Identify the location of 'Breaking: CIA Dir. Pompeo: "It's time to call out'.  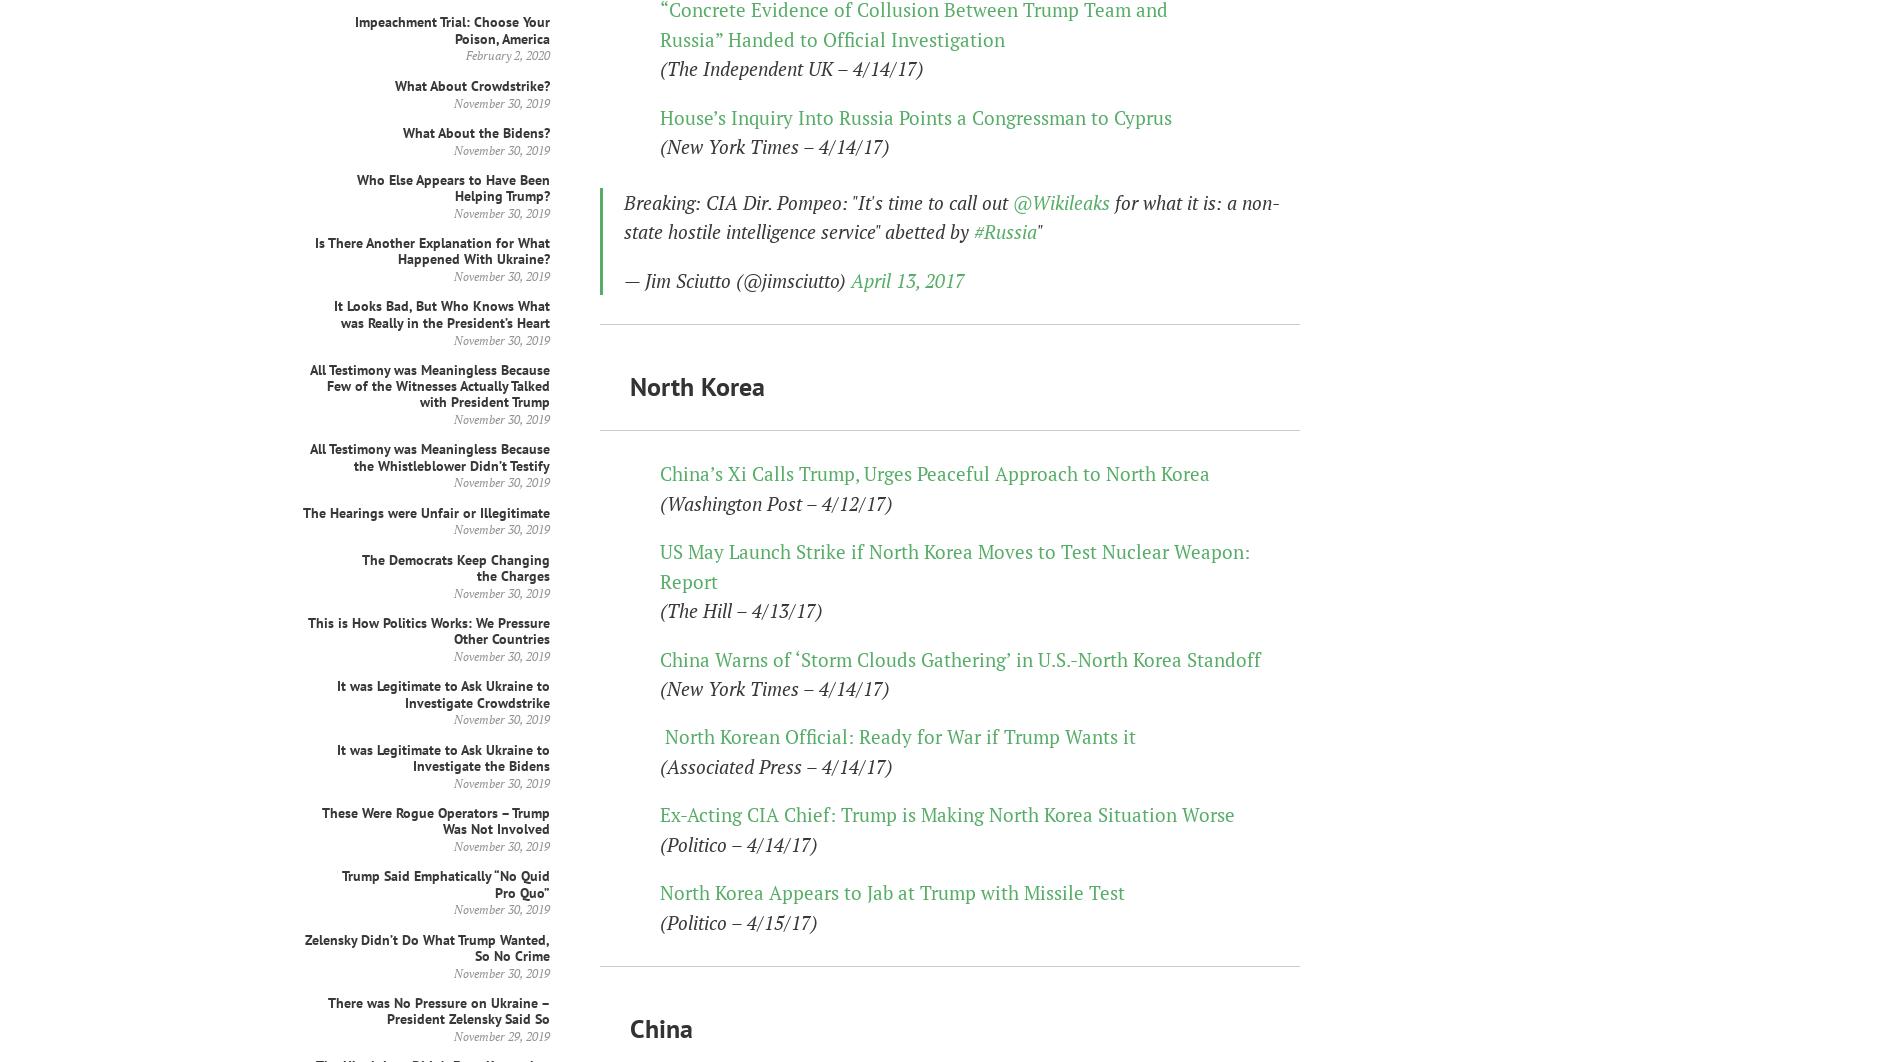
(817, 202).